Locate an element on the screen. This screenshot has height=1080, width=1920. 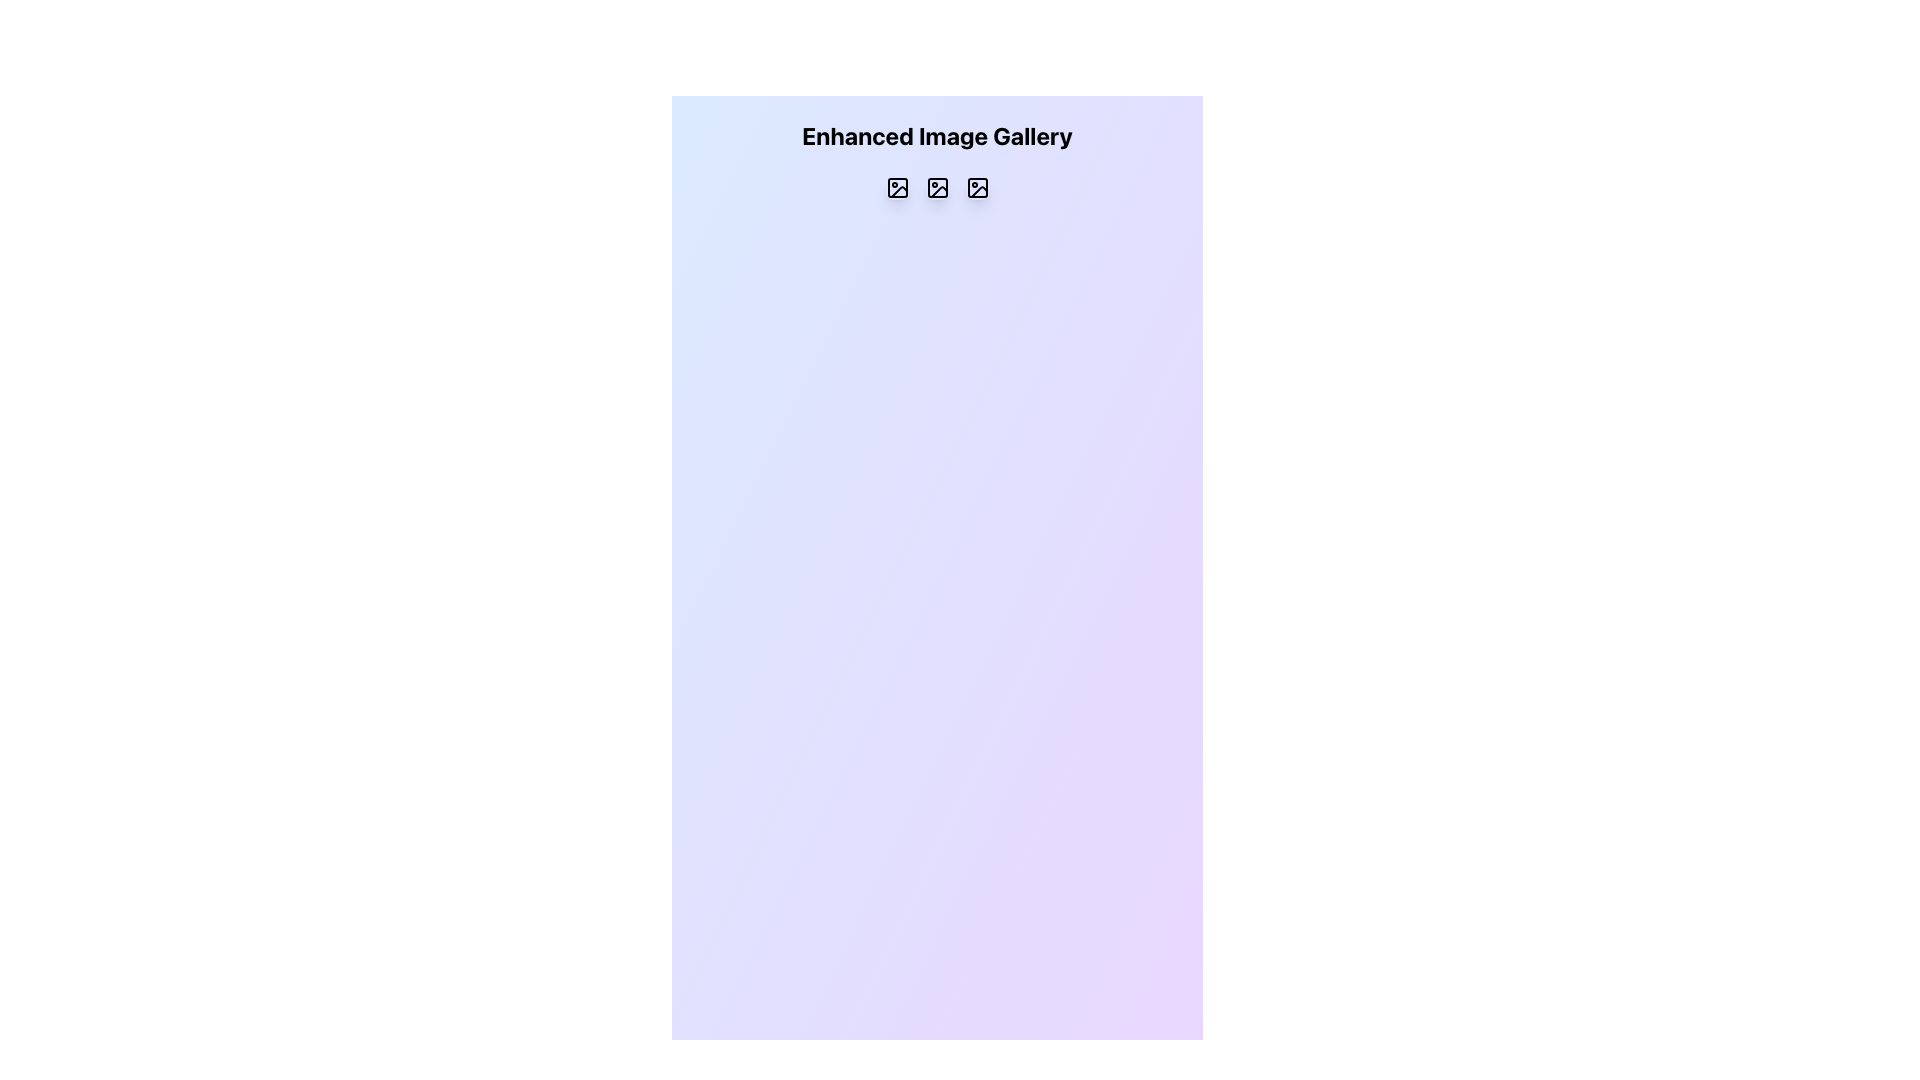
the second image placeholder icon located within the grid below the title 'Enhanced Image Gallery' is located at coordinates (936, 188).